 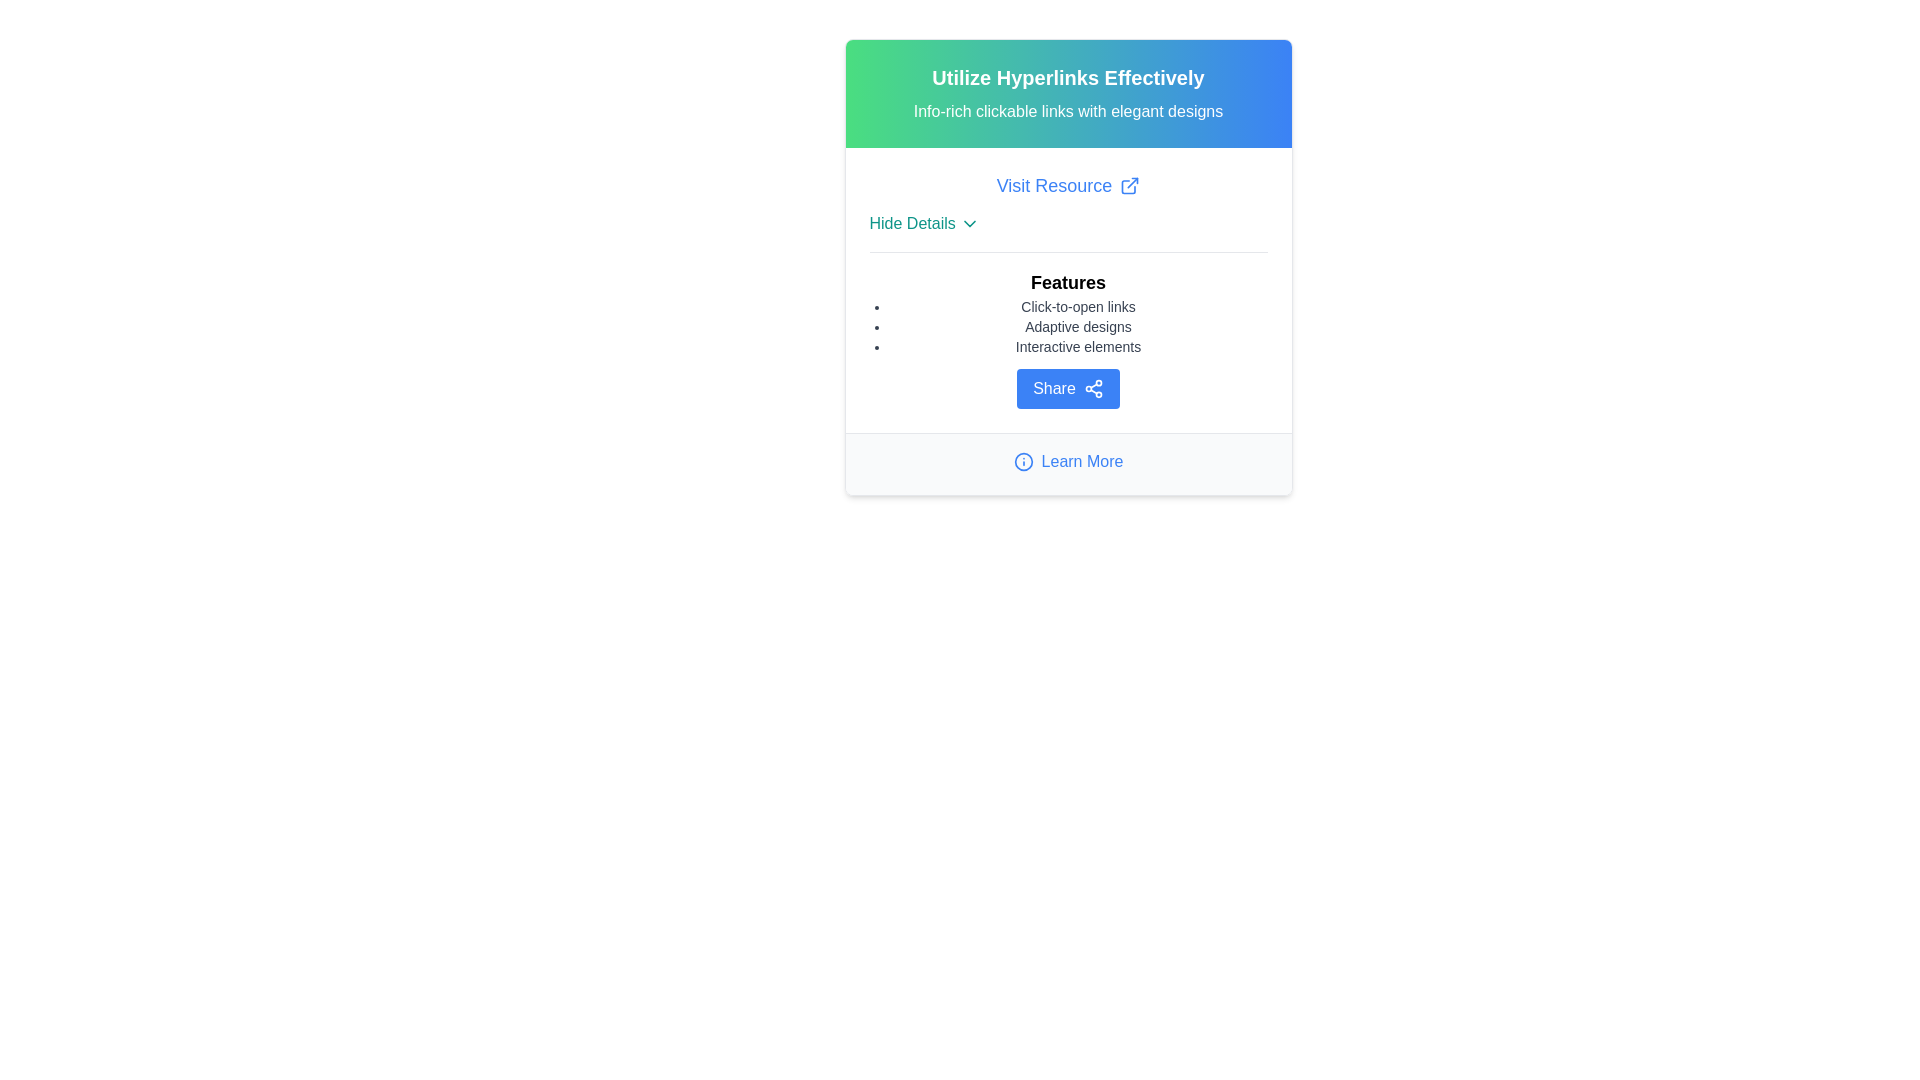 I want to click on the downward-pointing chevron icon located to the right of the 'Hide Details' label, so click(x=969, y=223).